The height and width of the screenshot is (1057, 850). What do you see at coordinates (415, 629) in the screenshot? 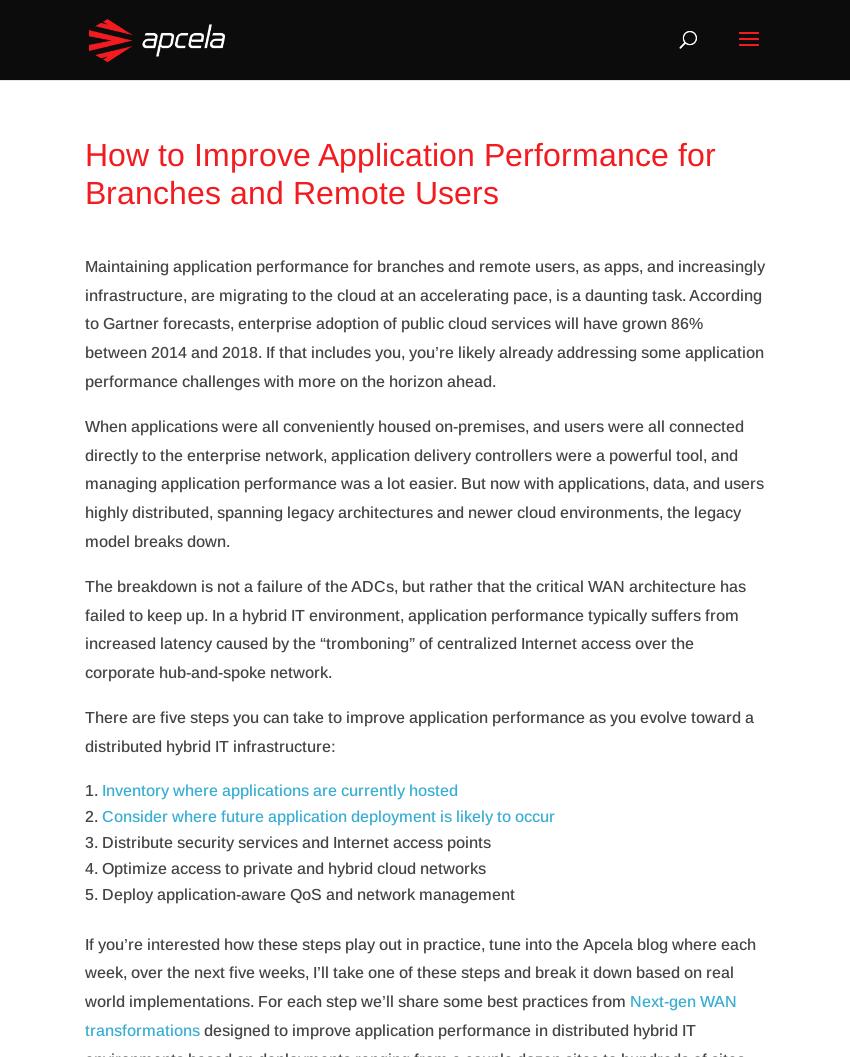
I see `'The breakdown is not a failure of the ADCs, but rather that the critical WAN architecture has failed to keep up. In a hybrid IT environment, application performance typically suffers from increased latency caused by the “tromboning” of centralized Internet access over the corporate hub-and-spoke network.'` at bounding box center [415, 629].